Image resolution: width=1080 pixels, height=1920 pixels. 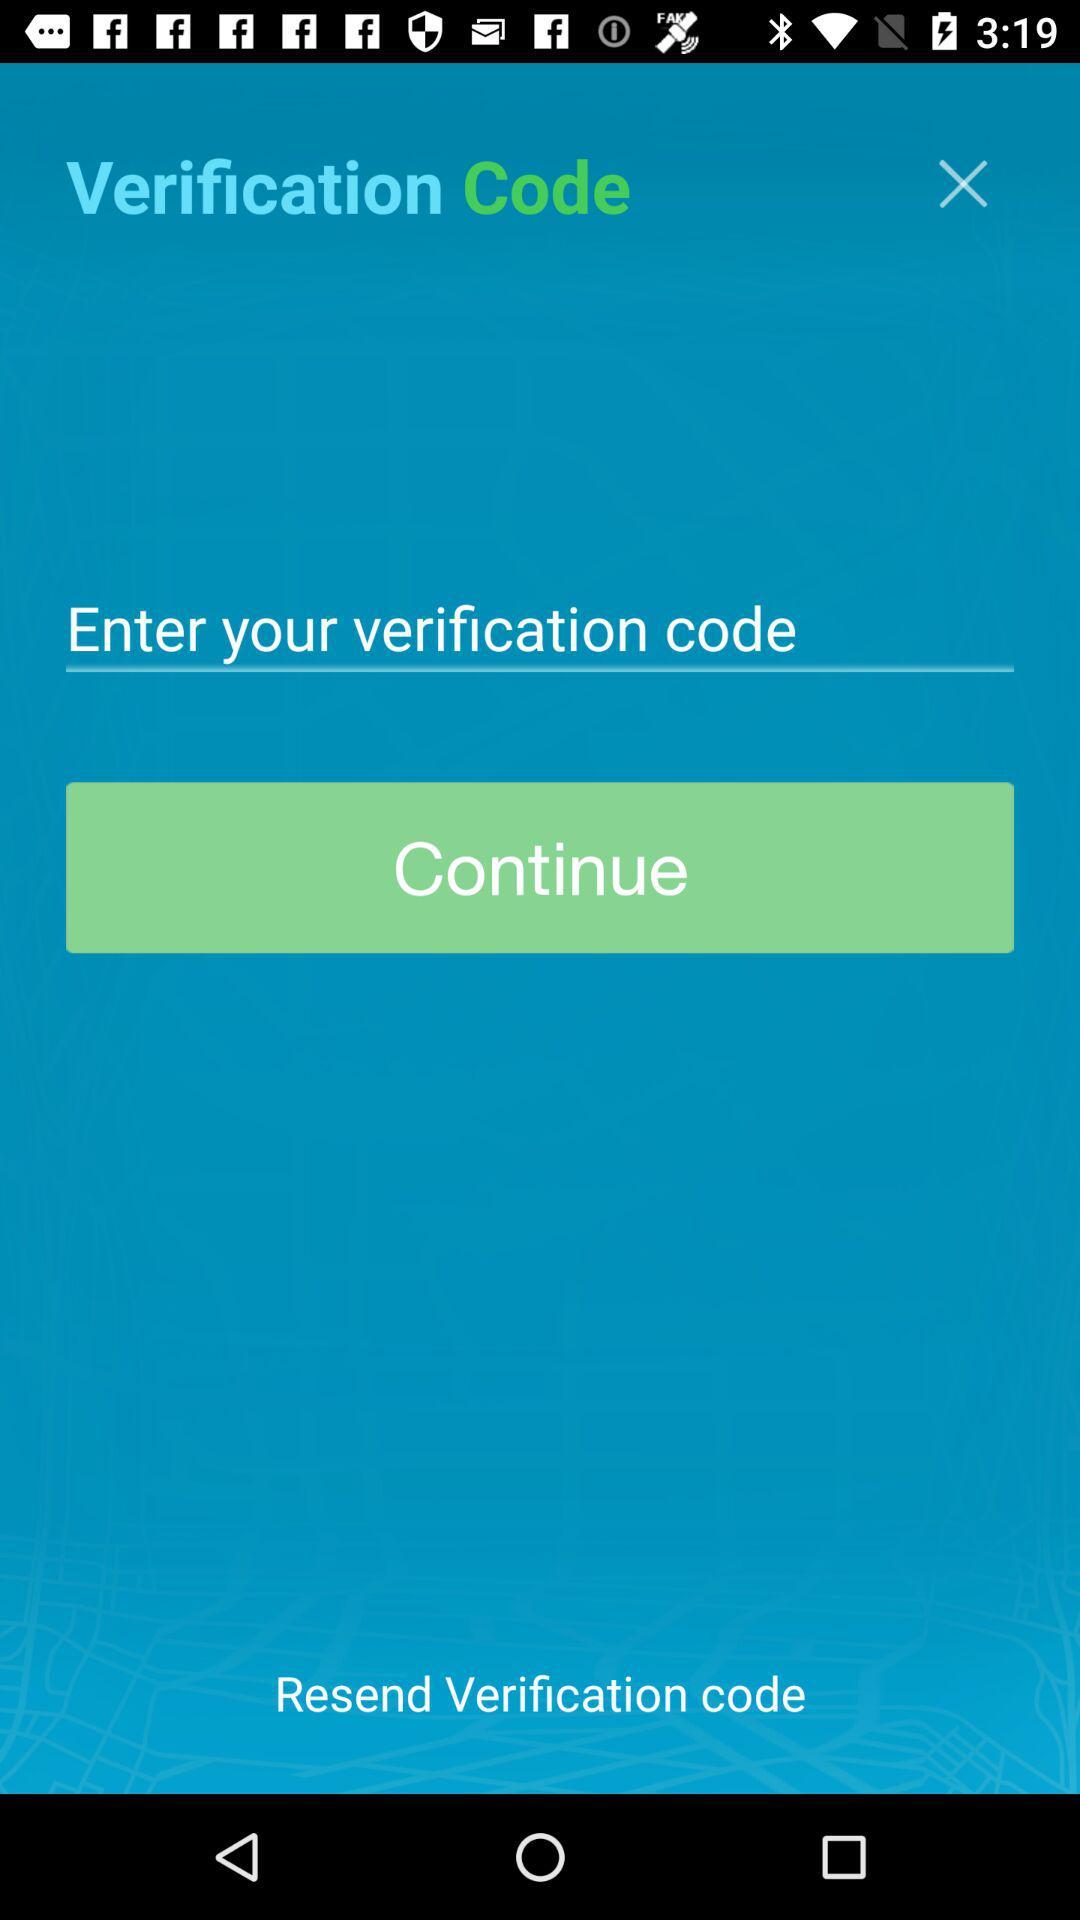 What do you see at coordinates (540, 867) in the screenshot?
I see `the continue at the center` at bounding box center [540, 867].